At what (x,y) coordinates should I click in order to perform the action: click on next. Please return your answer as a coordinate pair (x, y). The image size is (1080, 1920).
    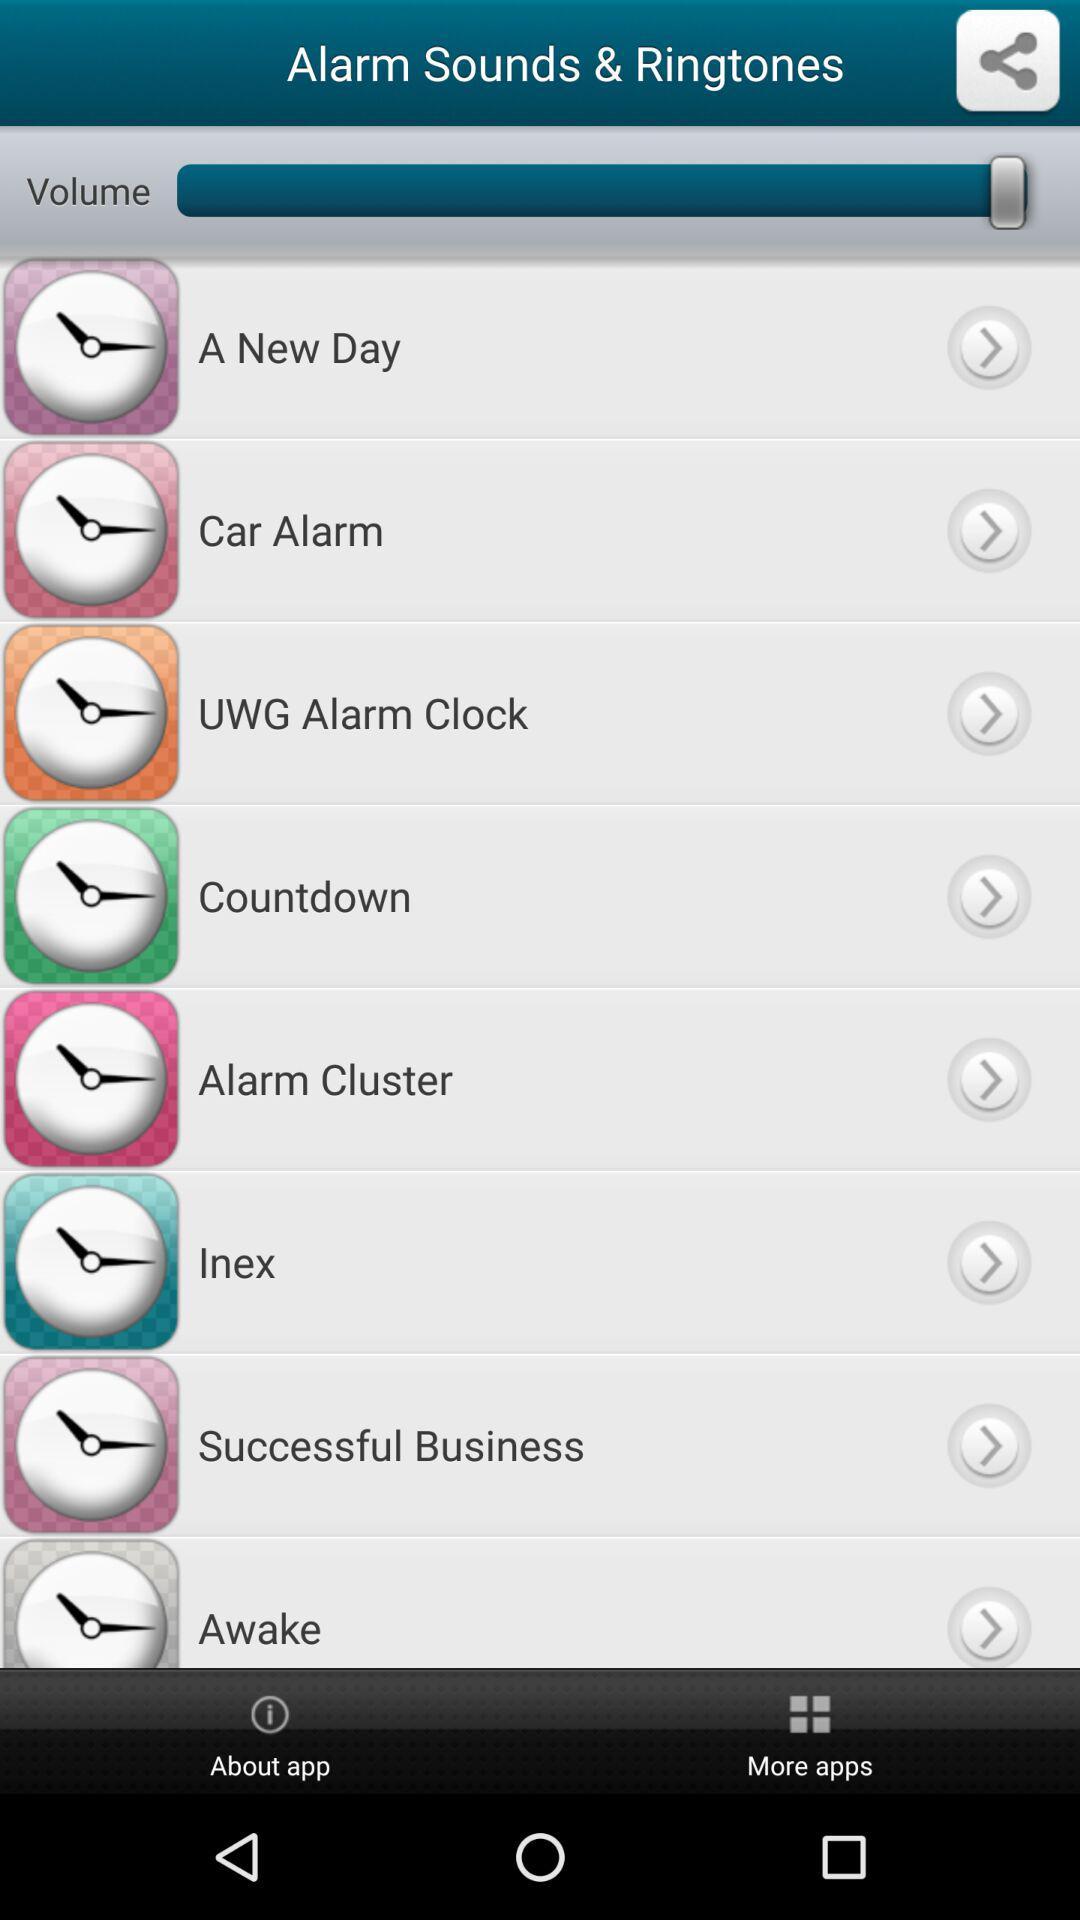
    Looking at the image, I should click on (987, 712).